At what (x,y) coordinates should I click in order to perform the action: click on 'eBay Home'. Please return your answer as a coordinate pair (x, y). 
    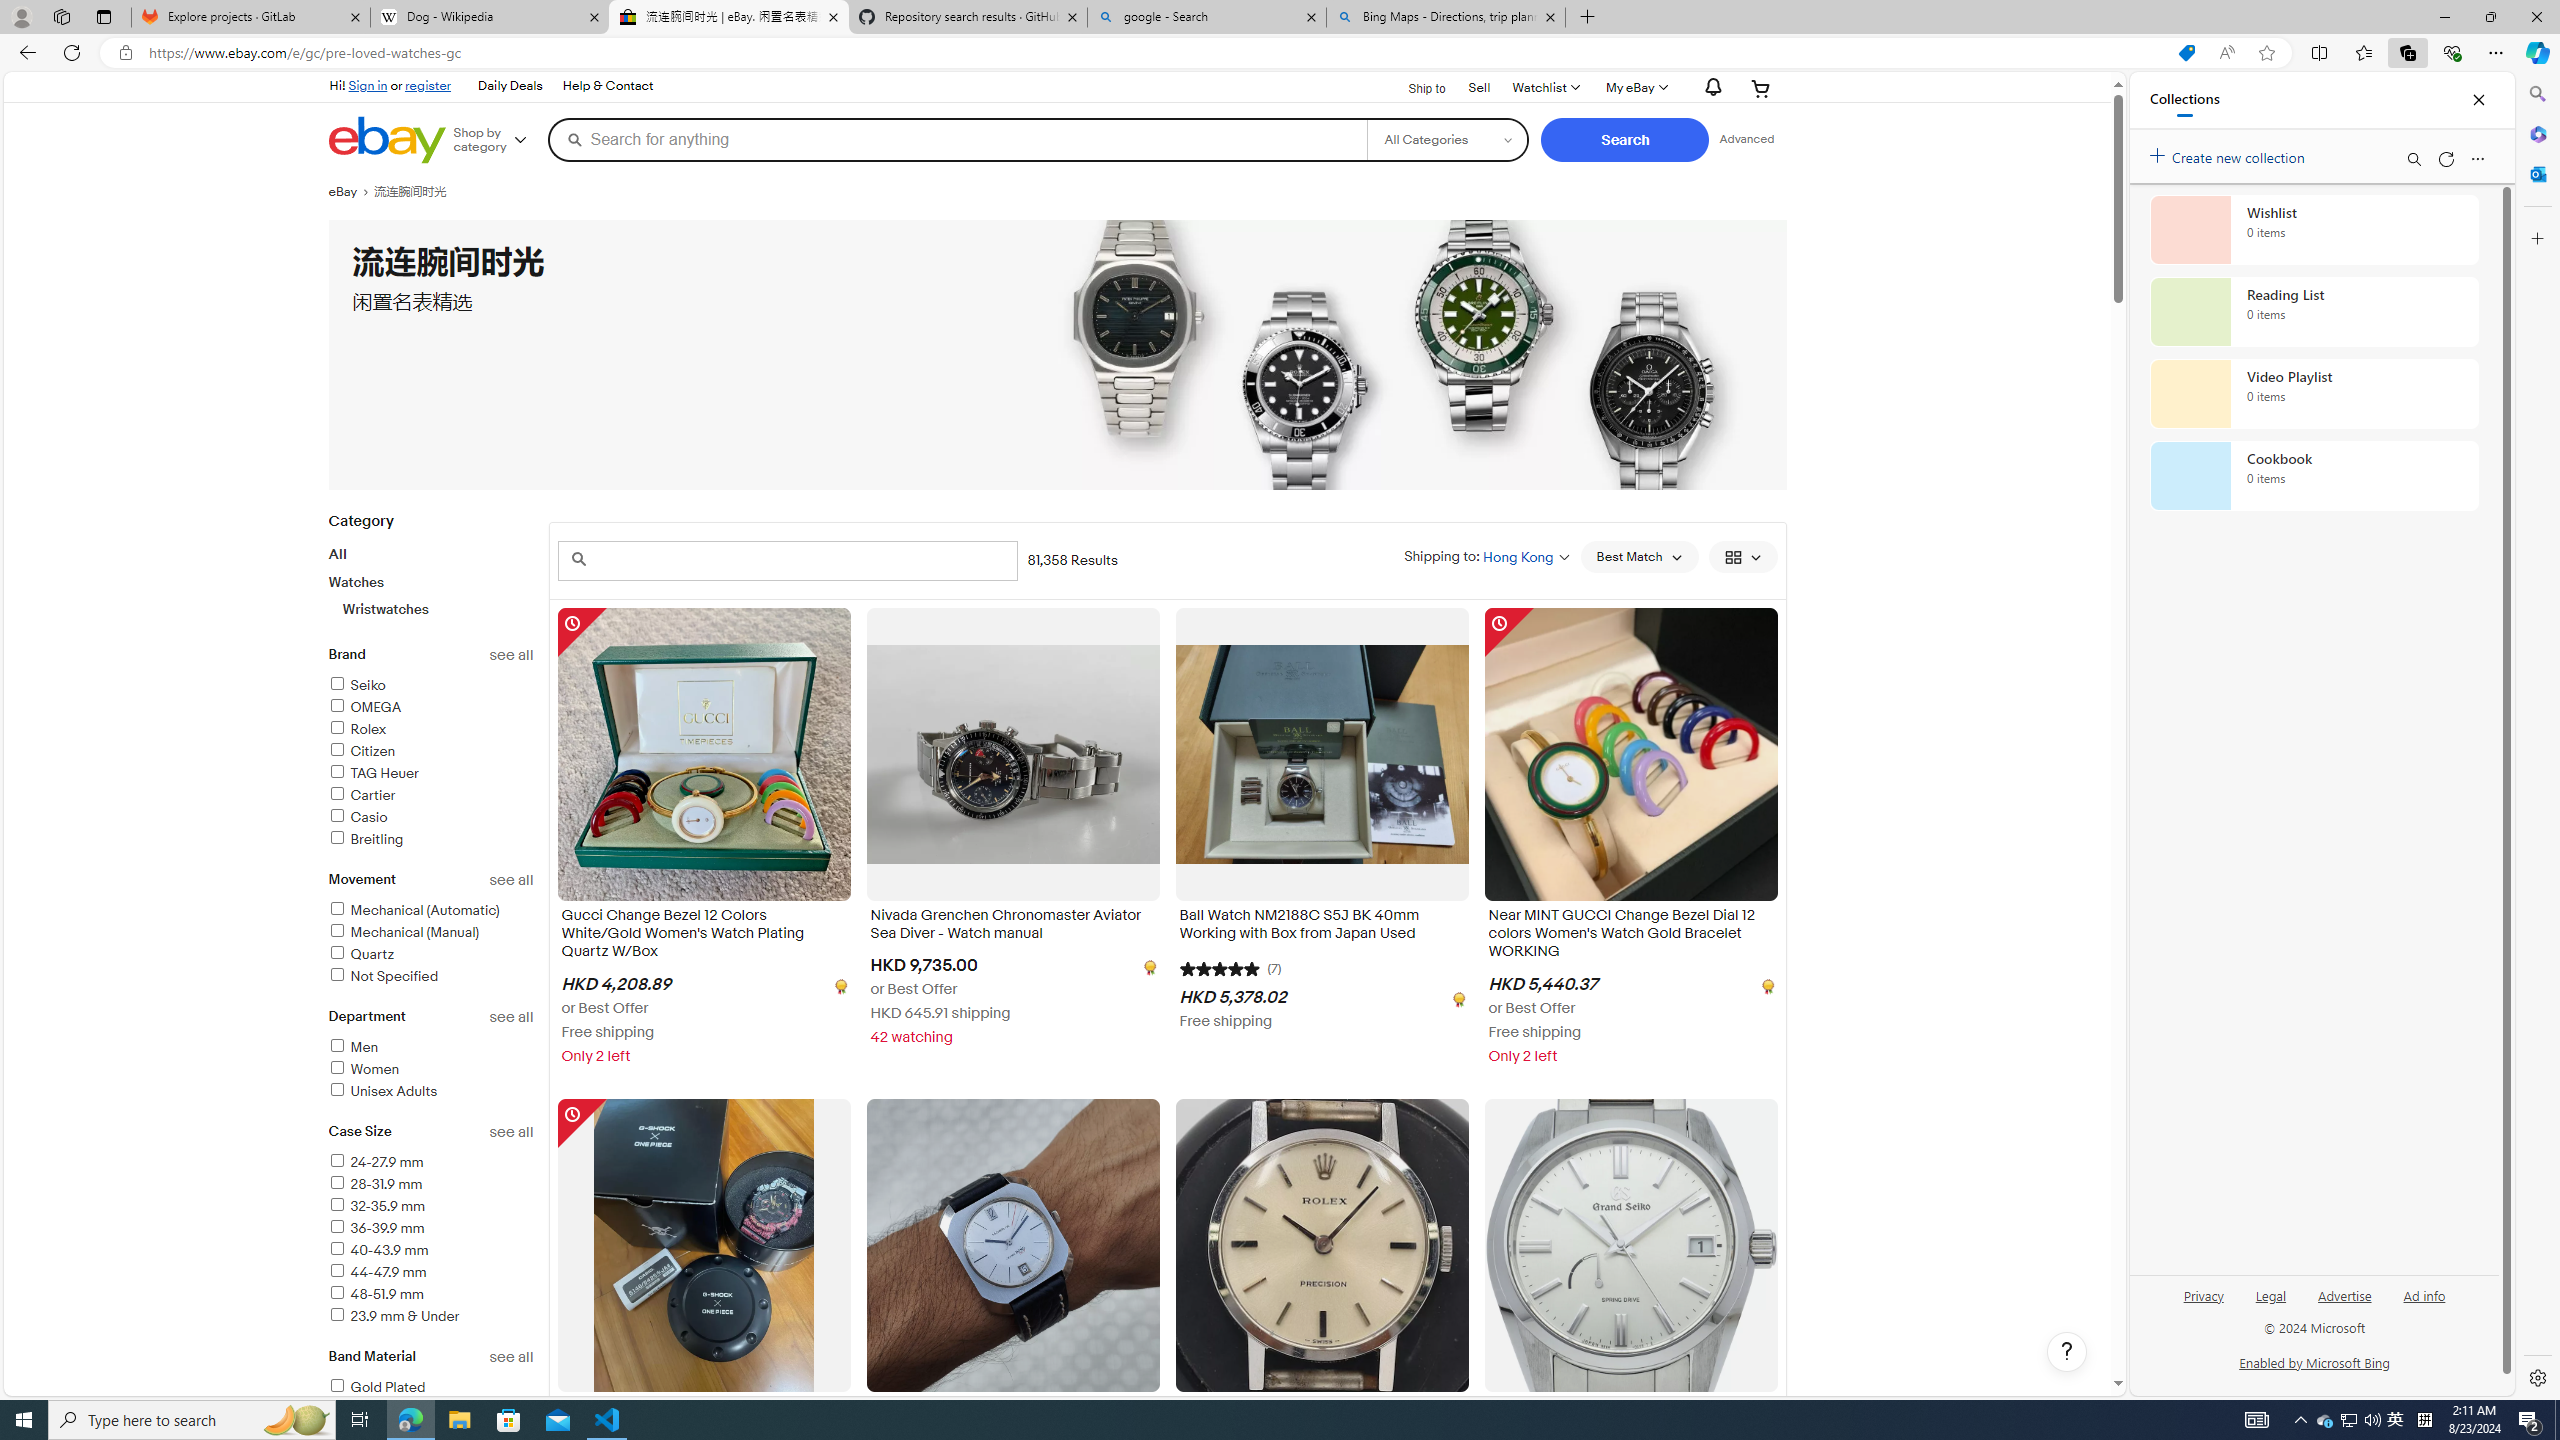
    Looking at the image, I should click on (386, 139).